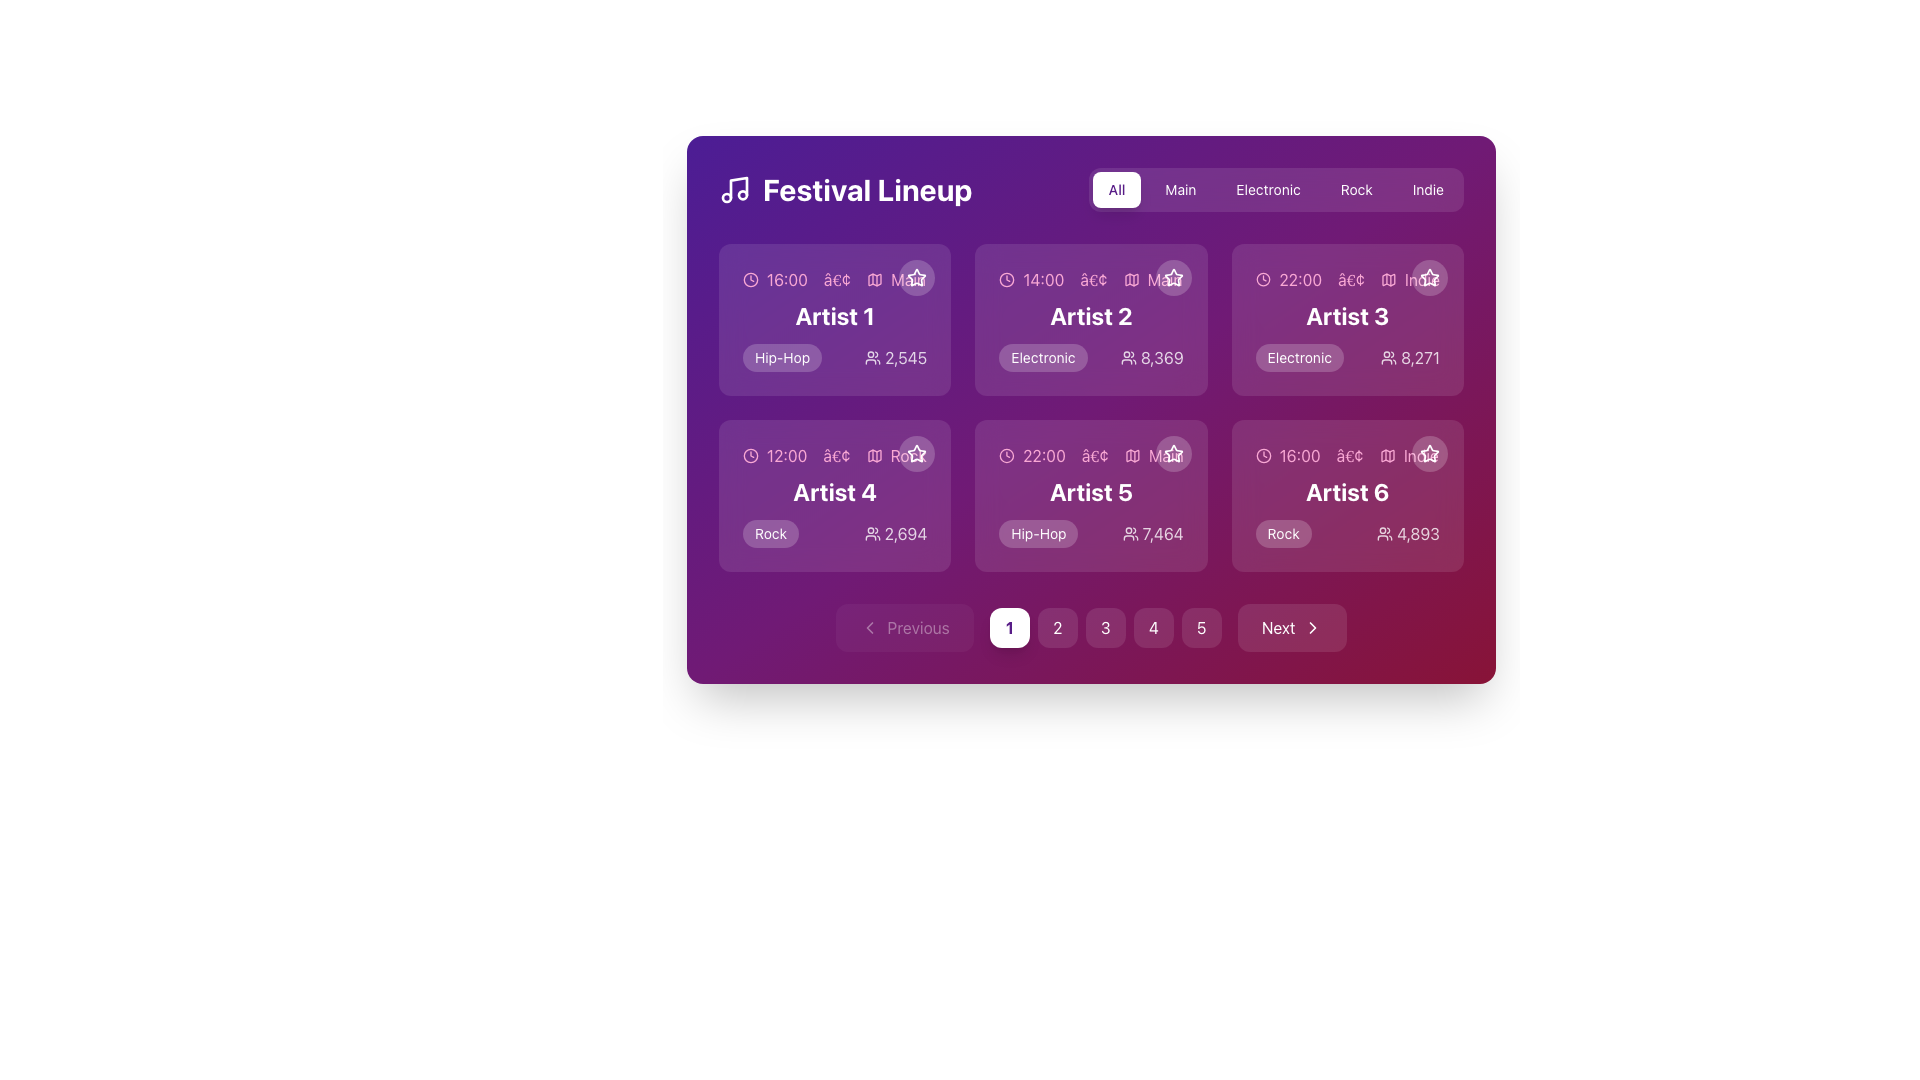 The height and width of the screenshot is (1080, 1920). What do you see at coordinates (781, 357) in the screenshot?
I see `the genre context of the label 'Hip-Hop', which is a small pill-shaped label with a semi-transparent white background located under 'Artist 1' and above the statistic '2,545' in the top-left card of the grid layout` at bounding box center [781, 357].